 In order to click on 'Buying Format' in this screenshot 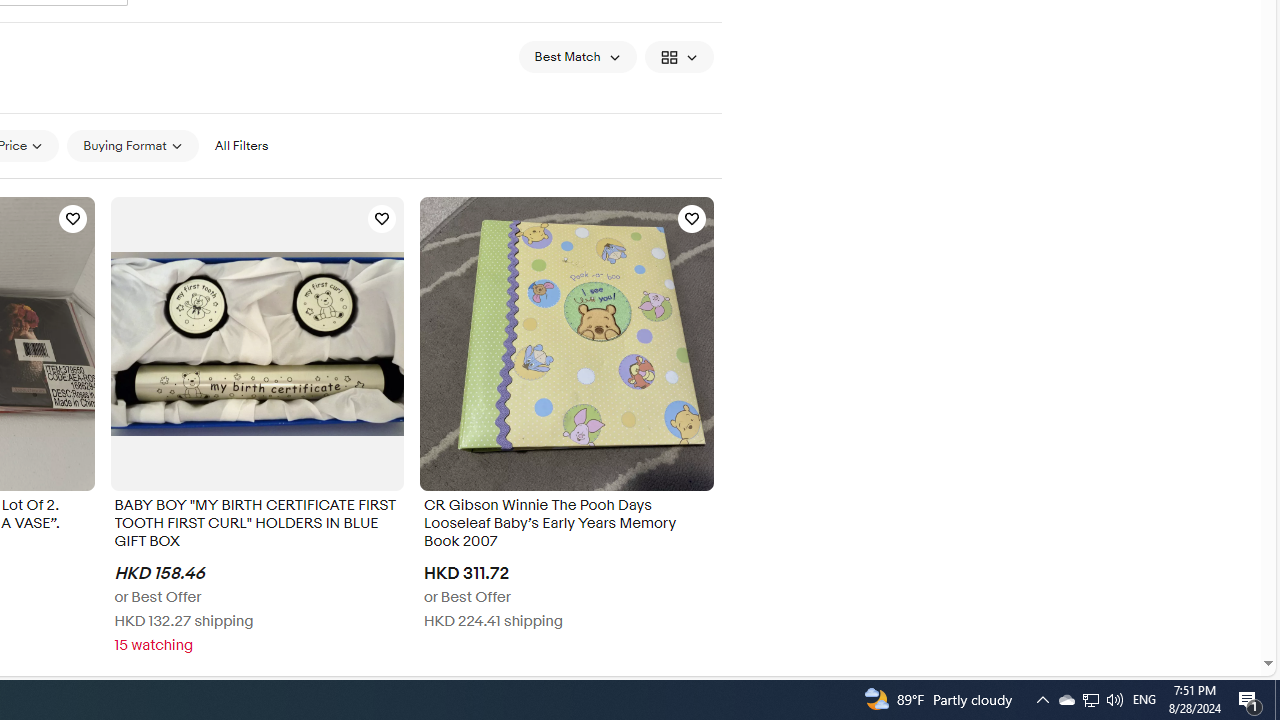, I will do `click(131, 144)`.